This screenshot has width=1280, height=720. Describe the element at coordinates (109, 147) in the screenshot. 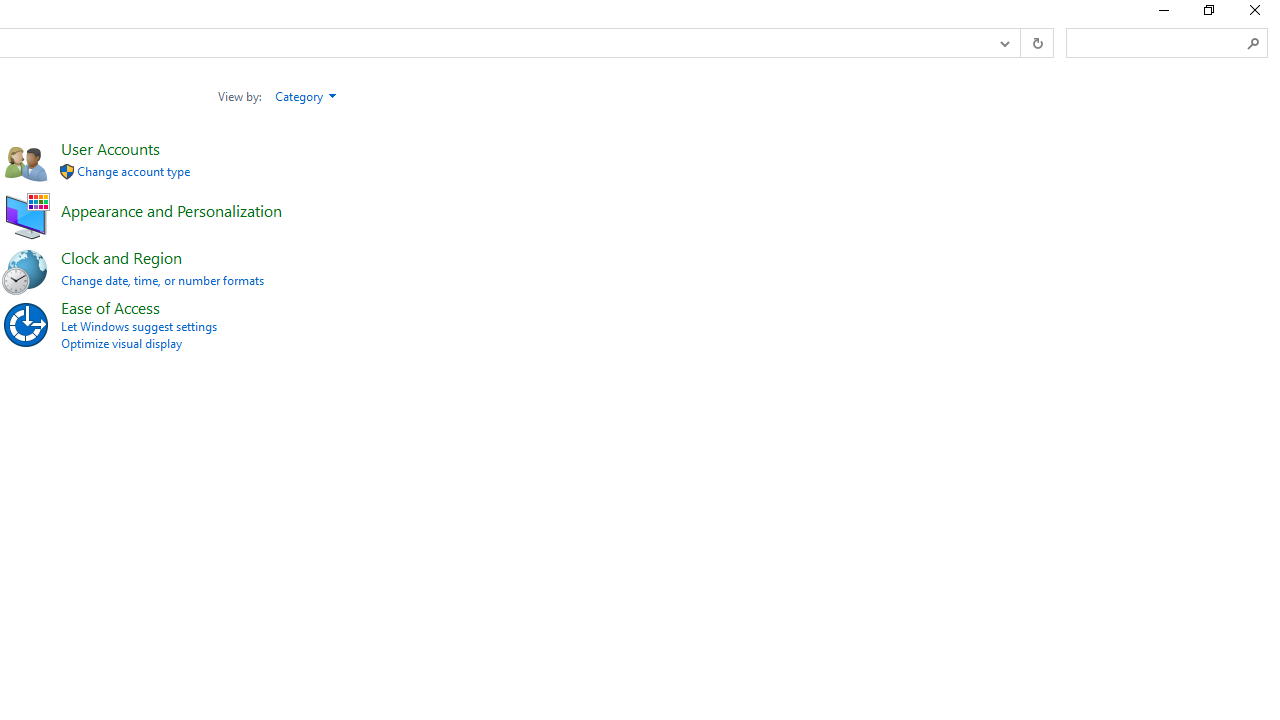

I see `'User Accounts'` at that location.